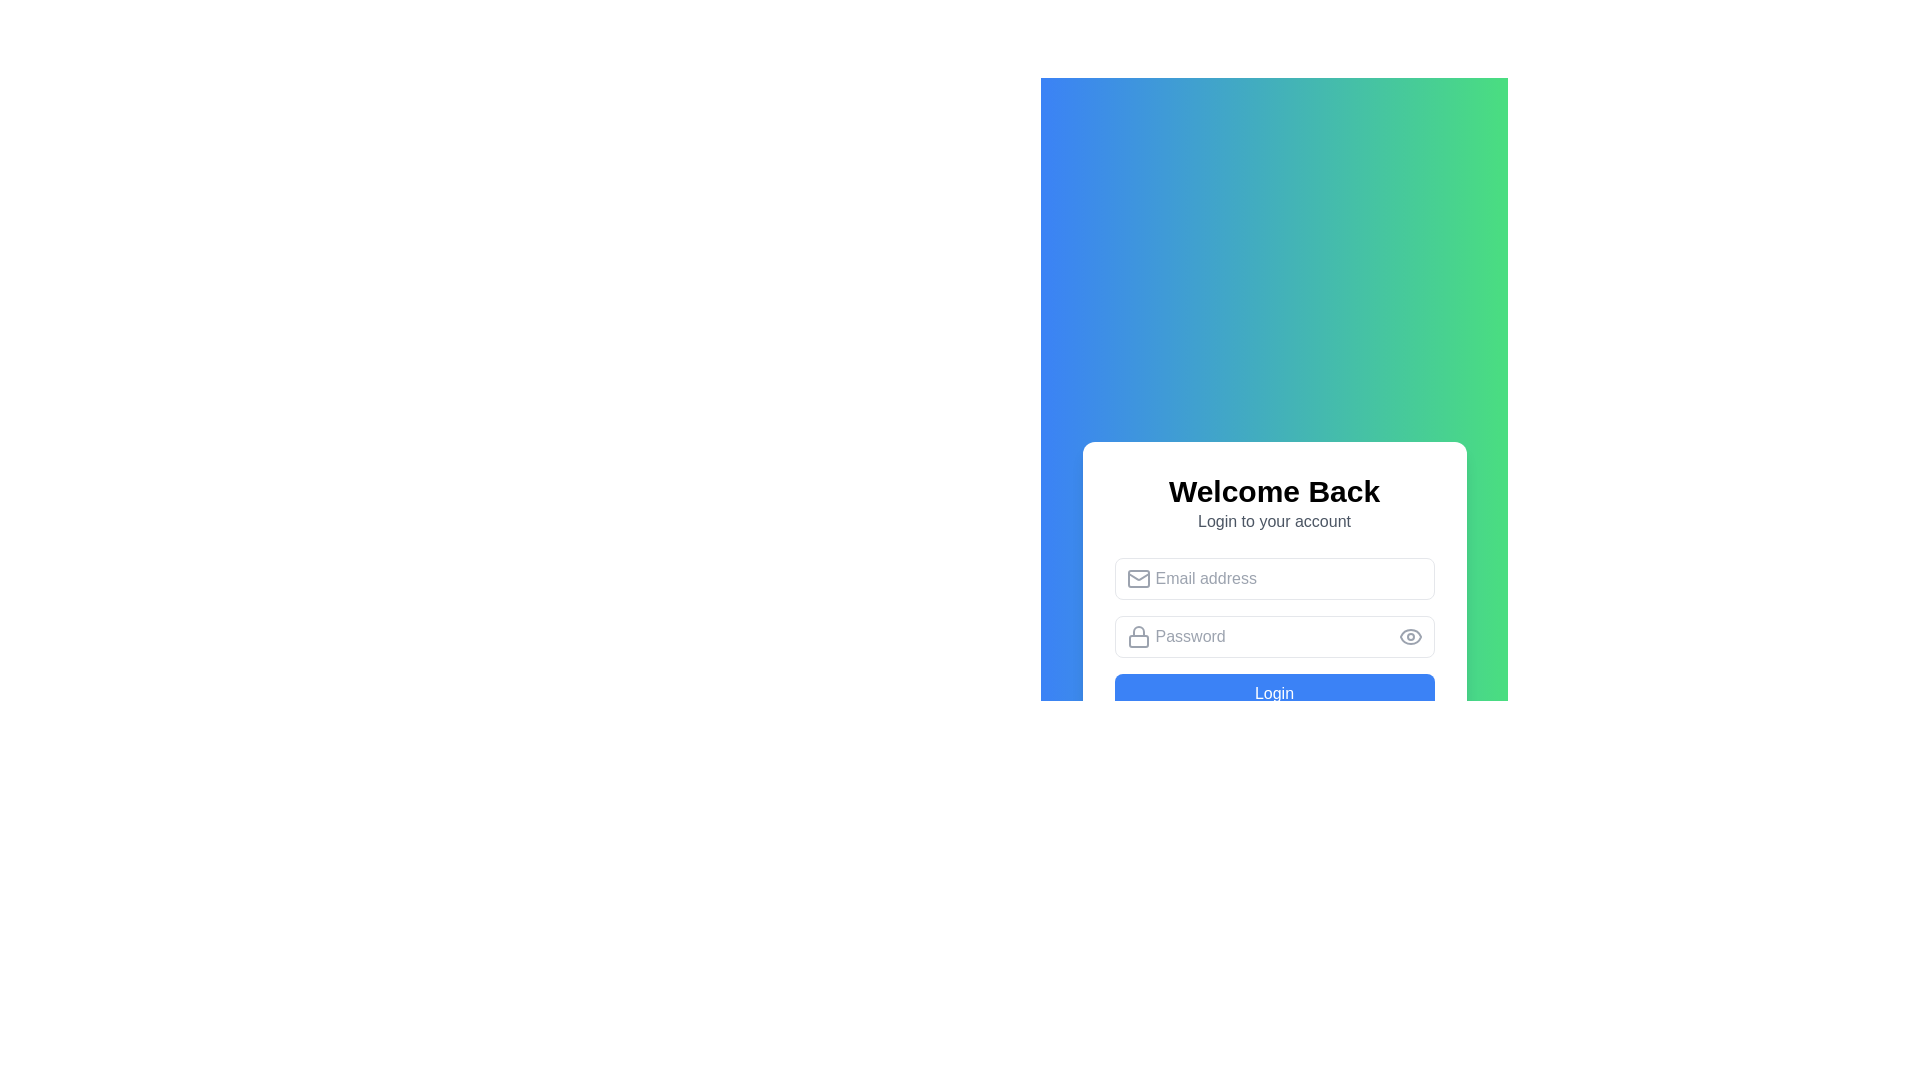 The image size is (1920, 1080). I want to click on the padlock icon element, which is a rectangular shape with rounded corners, located beneath the email input field and on the left side of the password input field, so click(1138, 641).